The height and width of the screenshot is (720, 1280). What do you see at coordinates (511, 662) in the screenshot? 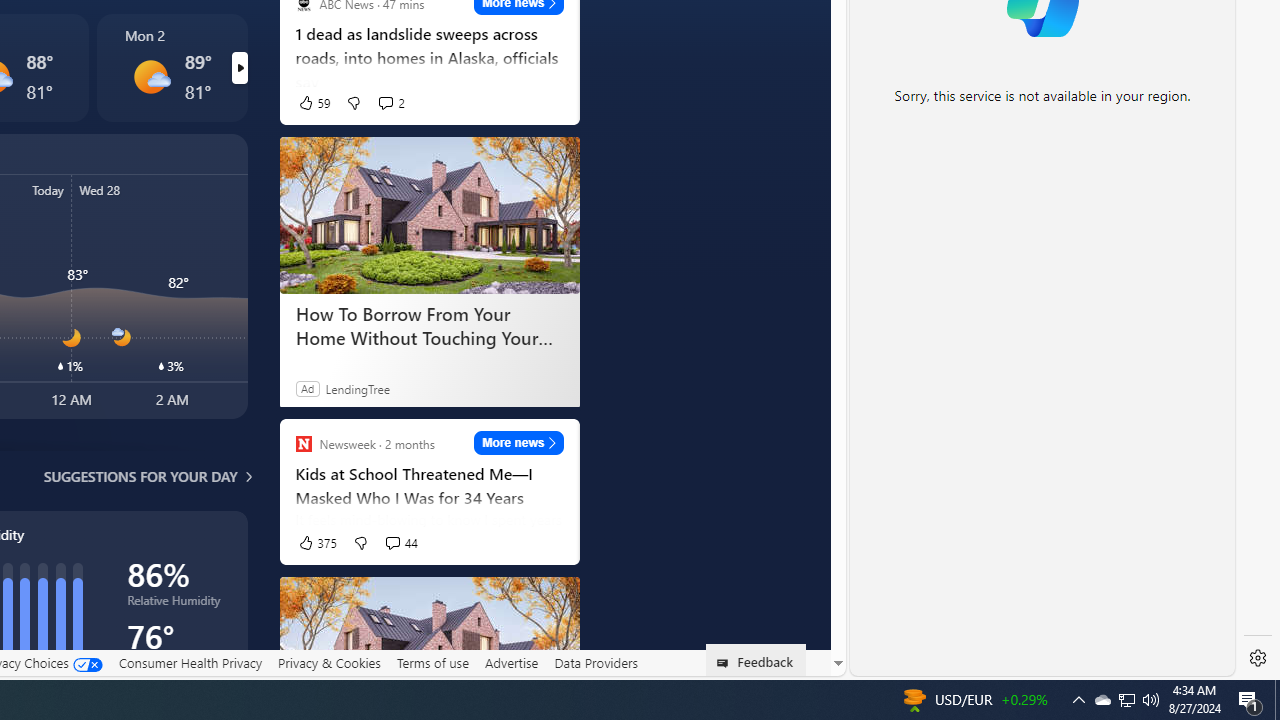
I see `'Advertise'` at bounding box center [511, 662].